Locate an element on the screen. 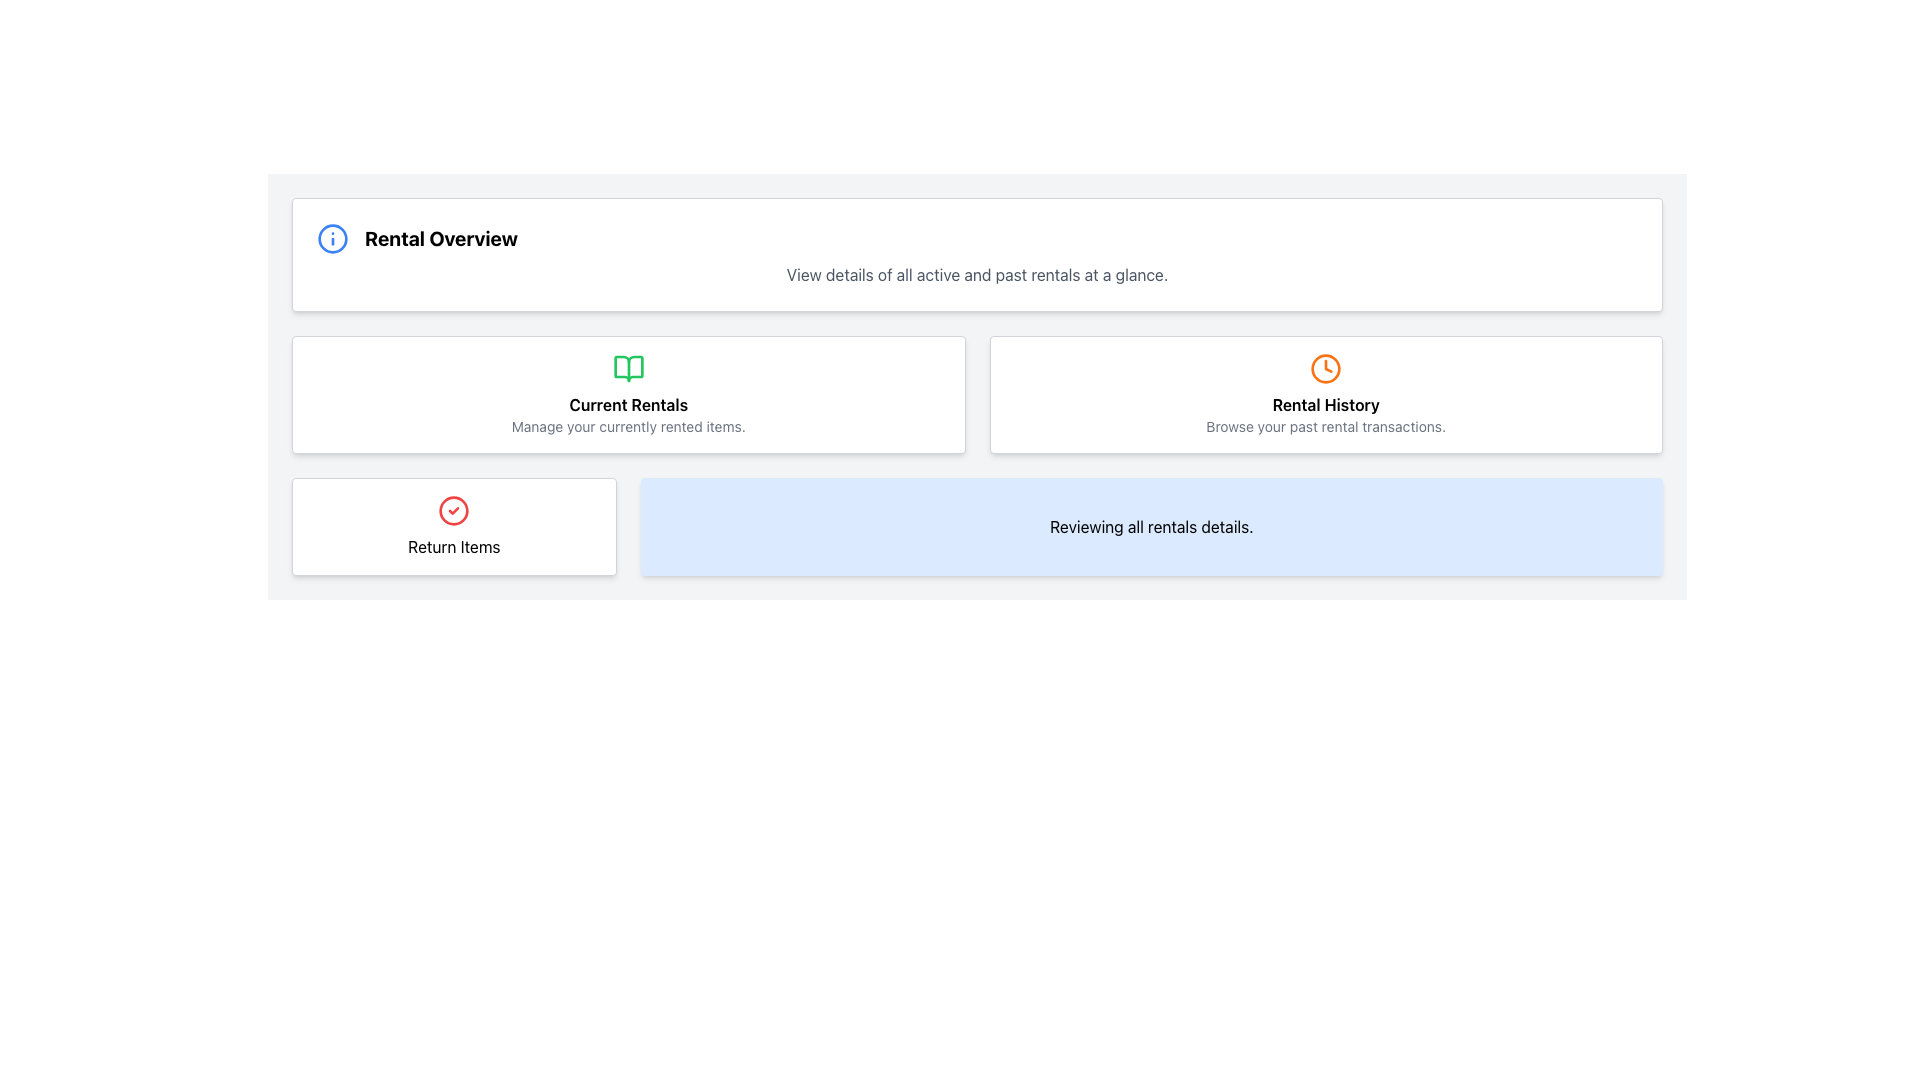 This screenshot has width=1920, height=1080. the text label located in the bottom-right panel of the grid, which provides descriptive information about the panel's purpose is located at coordinates (1151, 526).